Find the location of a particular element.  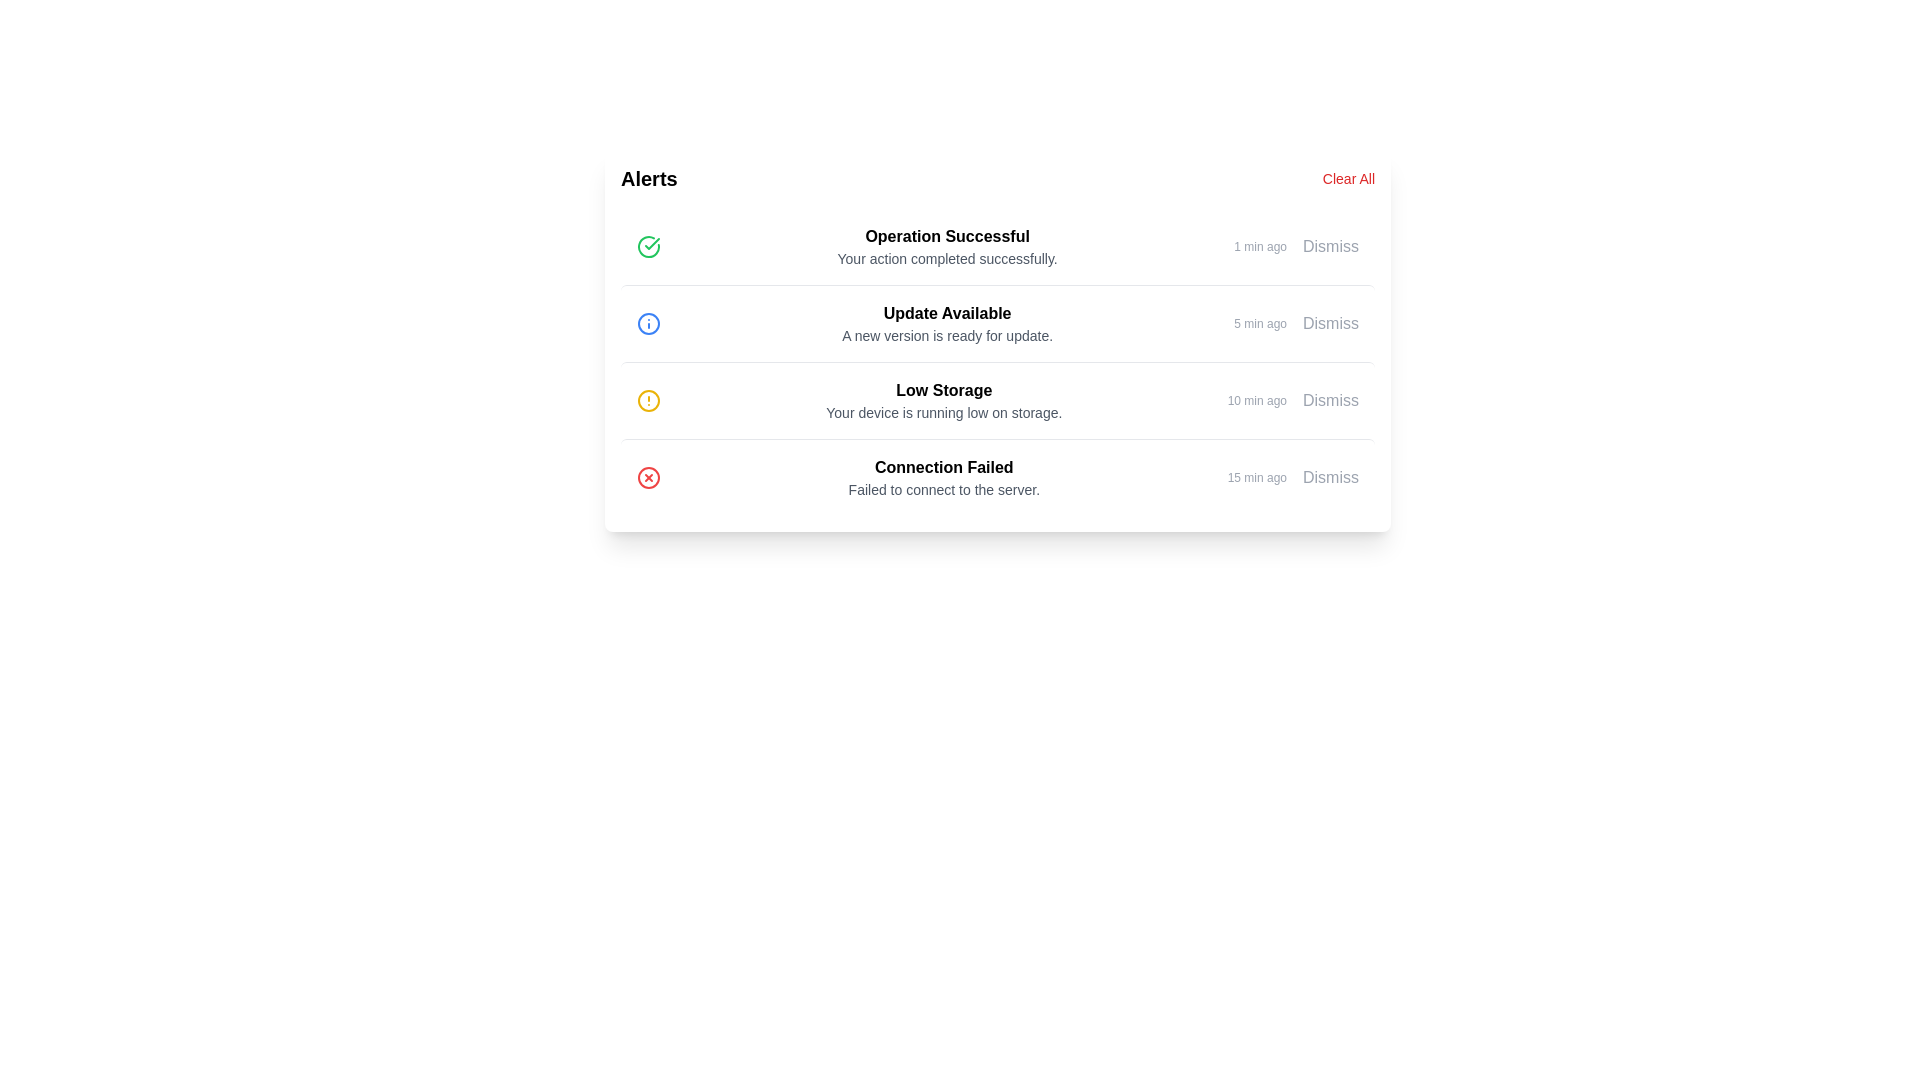

the 'Low Storage' notification icon is located at coordinates (648, 401).